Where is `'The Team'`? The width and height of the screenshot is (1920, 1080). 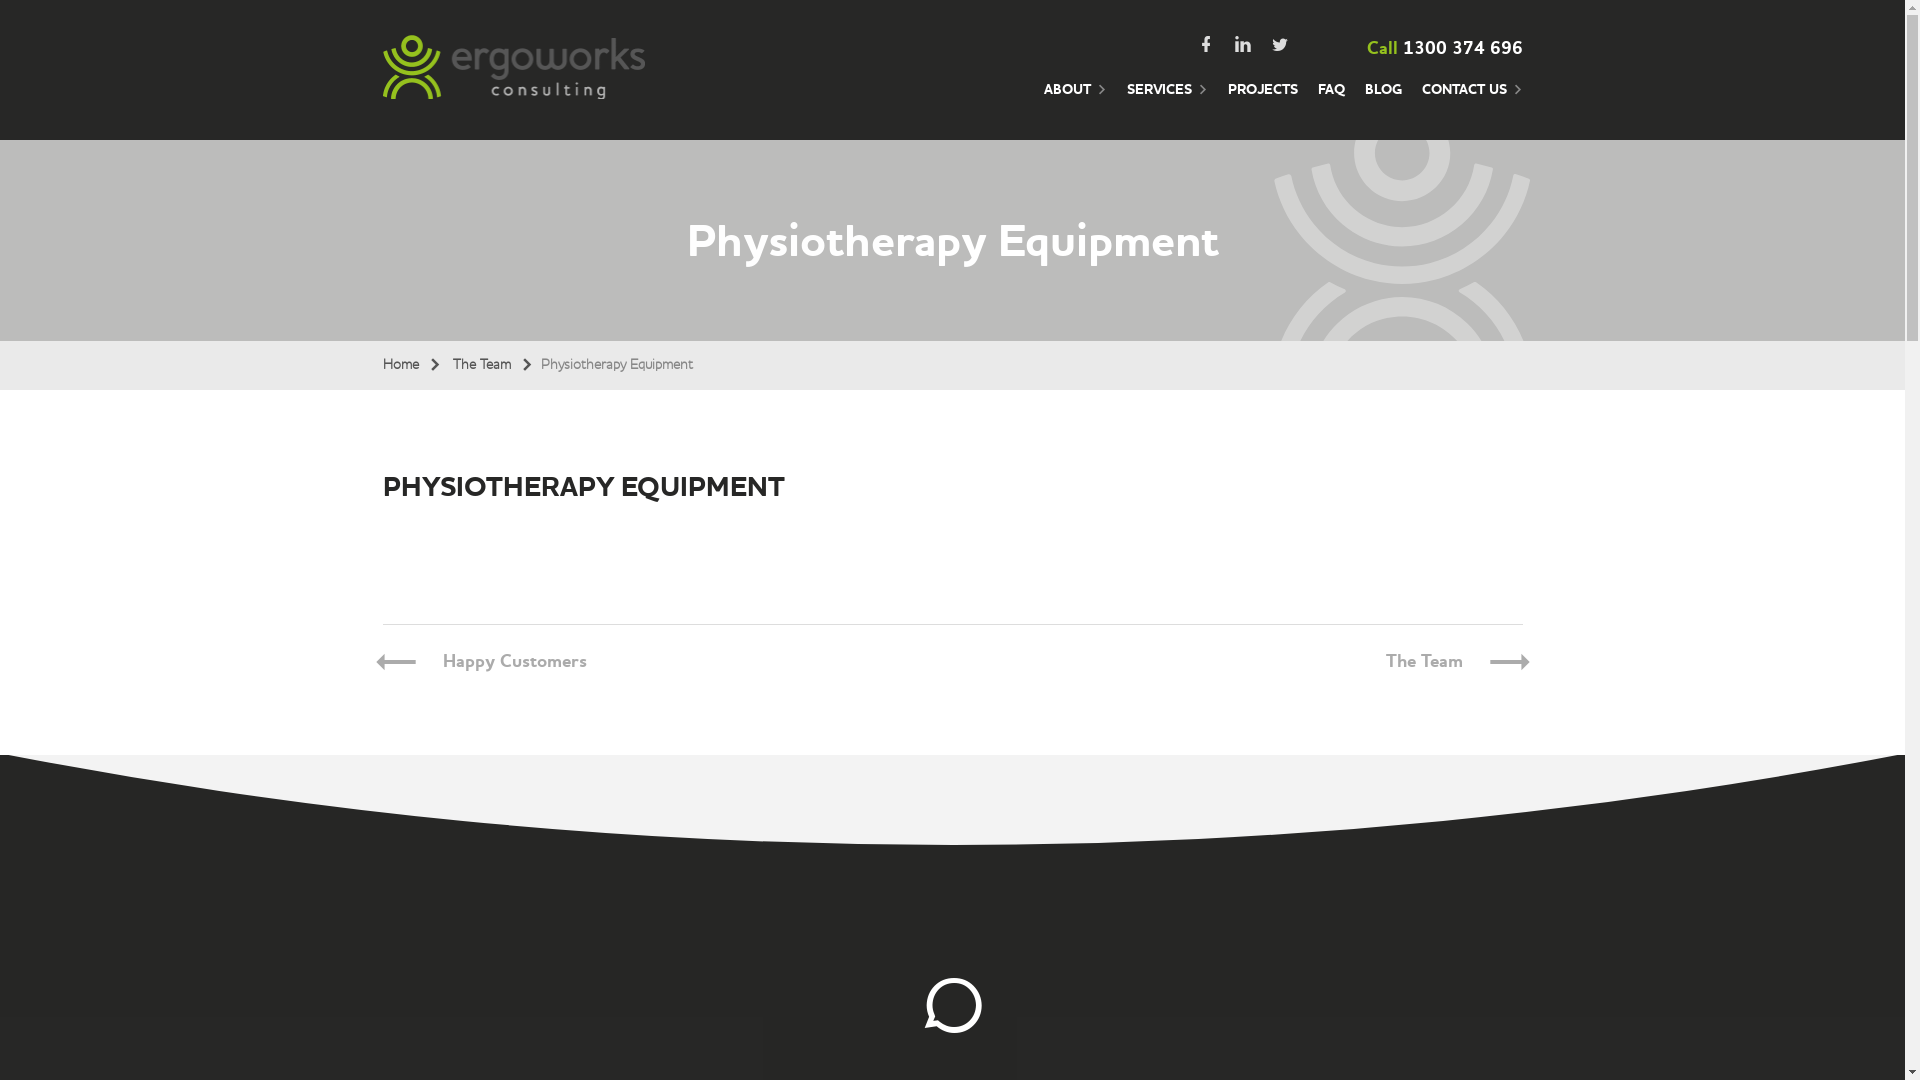 'The Team' is located at coordinates (1423, 661).